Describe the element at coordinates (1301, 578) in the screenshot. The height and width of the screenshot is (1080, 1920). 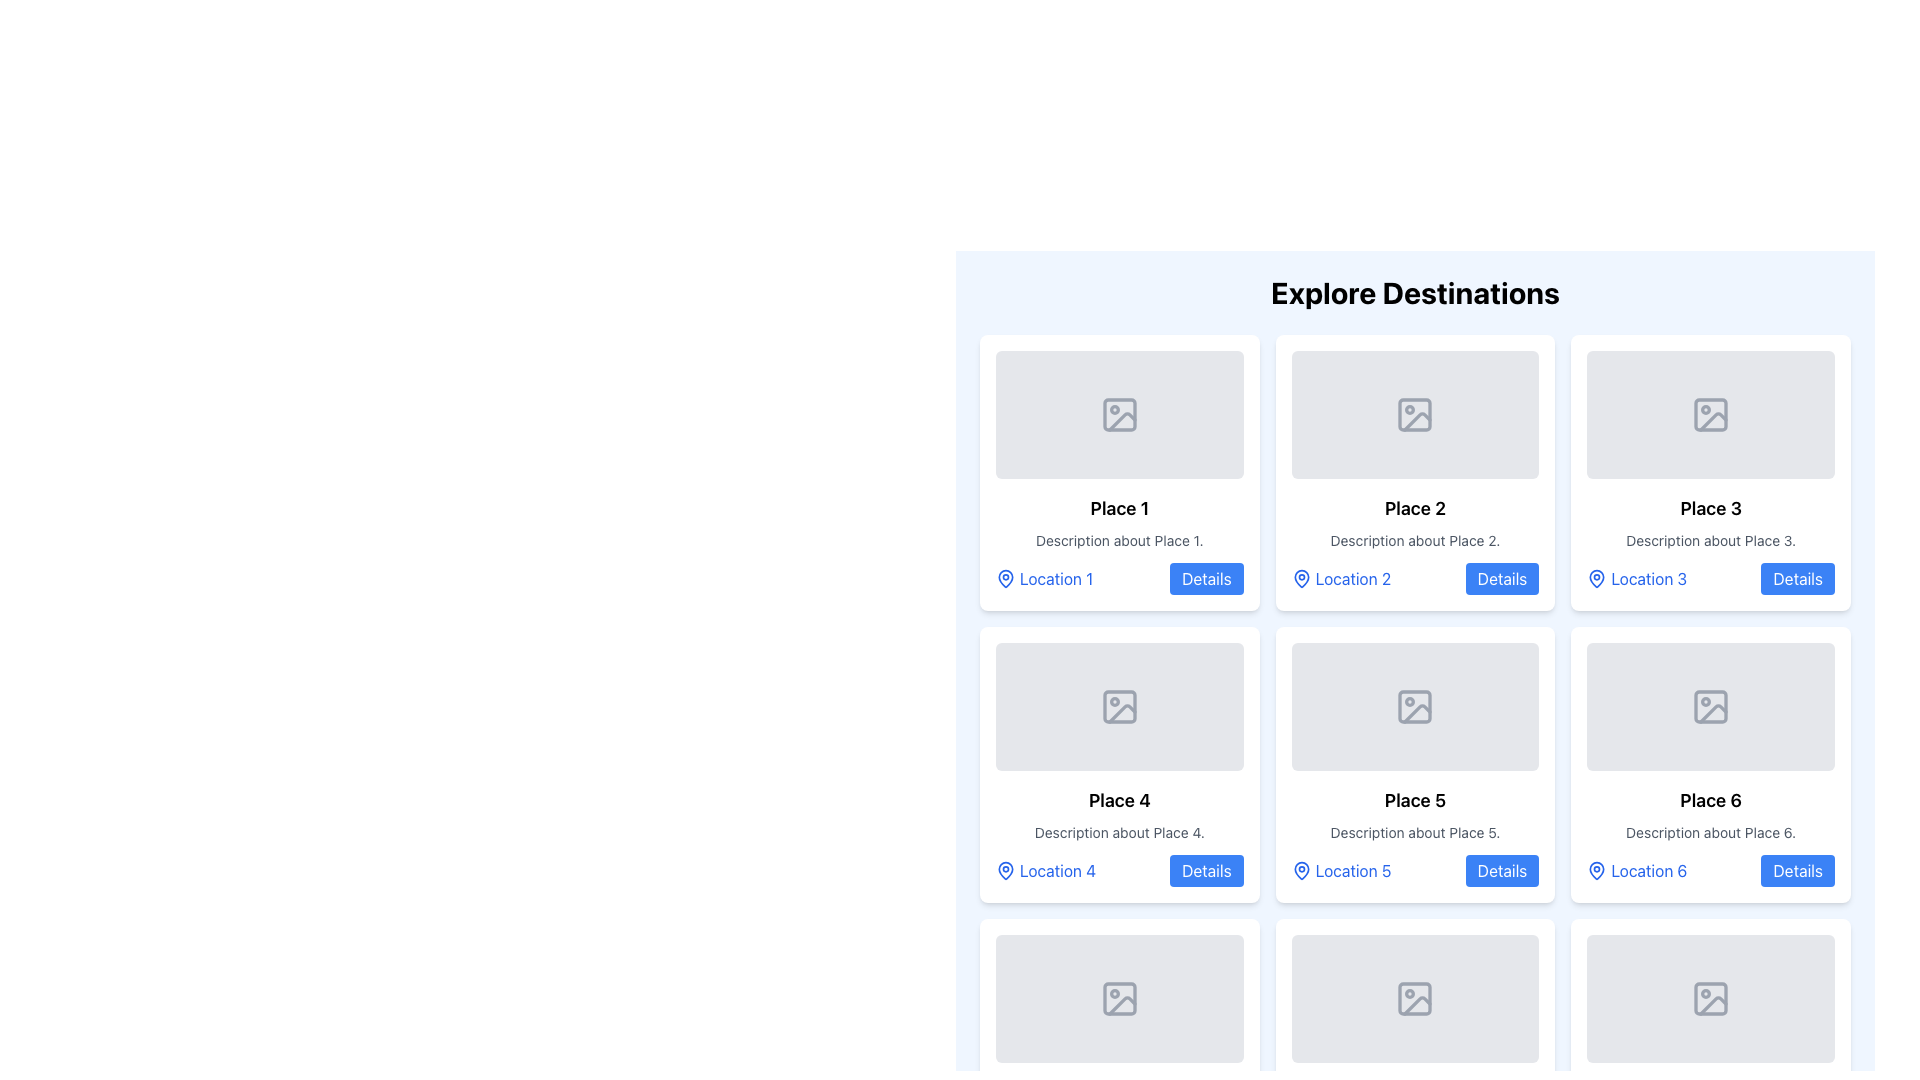
I see `the pin-shaped icon located in the 'Place 2' section, right above the text 'Location 2' in the second column of the 'Explore Destinations' grid` at that location.